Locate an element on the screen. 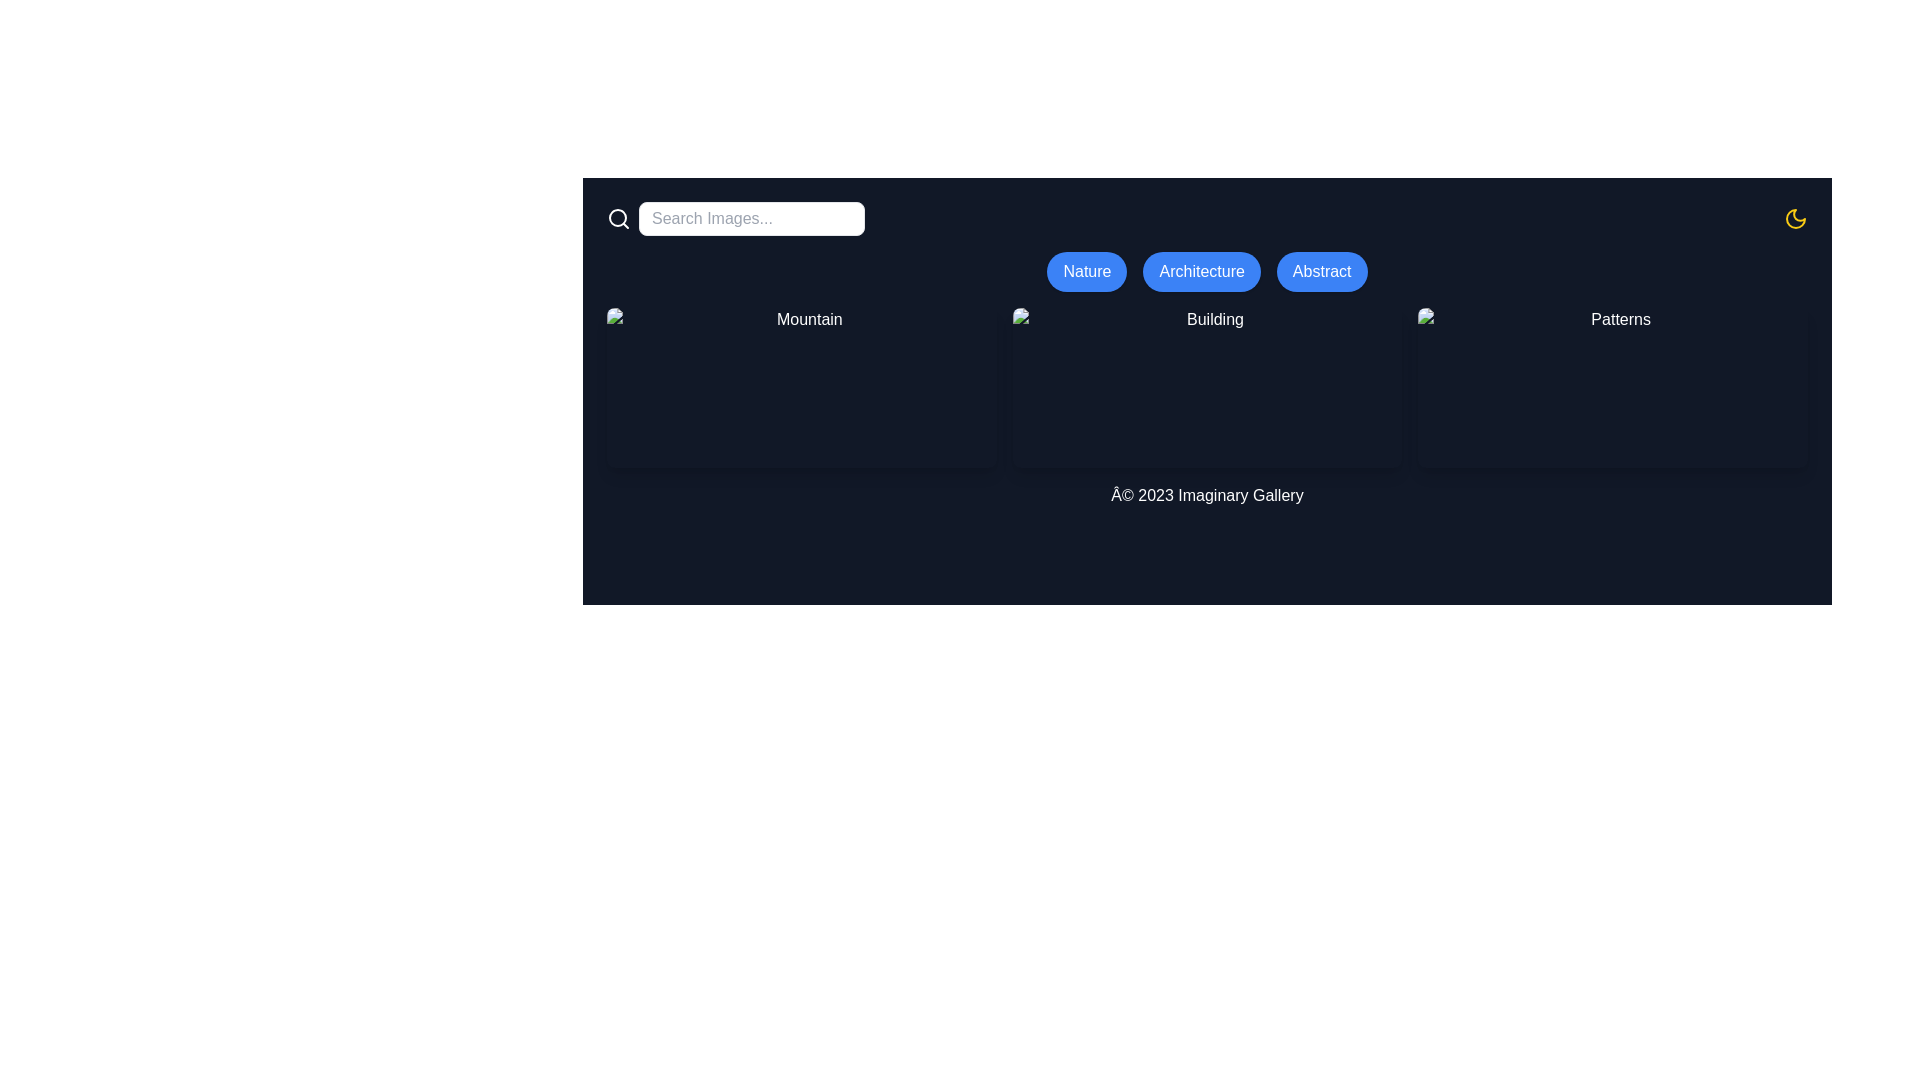 This screenshot has width=1920, height=1080. the image placeholder labeled 'Mountain' which is the first element in the grid layout is located at coordinates (801, 388).